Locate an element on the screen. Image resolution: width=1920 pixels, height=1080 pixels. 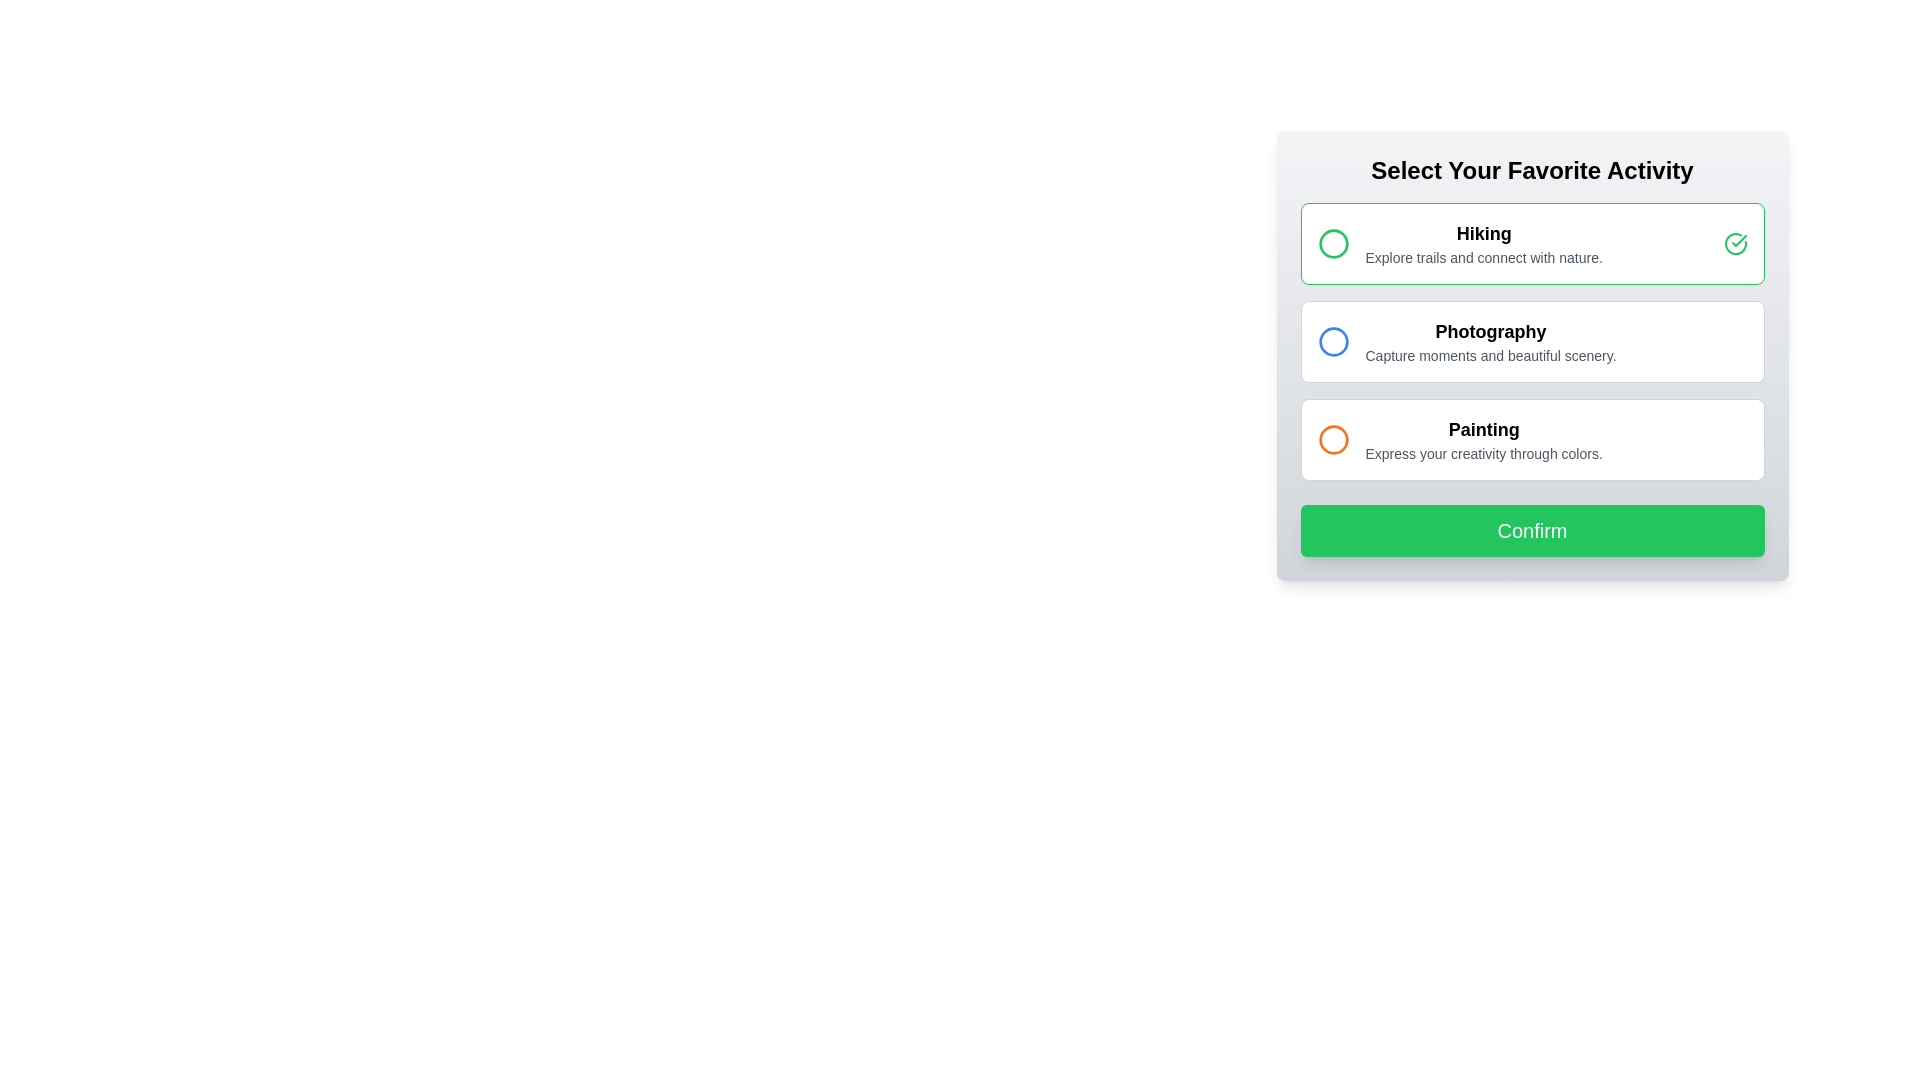
the green circular icon which is part of the Hiking option's check mark symbol, located within a green-bordered selection box is located at coordinates (1734, 242).